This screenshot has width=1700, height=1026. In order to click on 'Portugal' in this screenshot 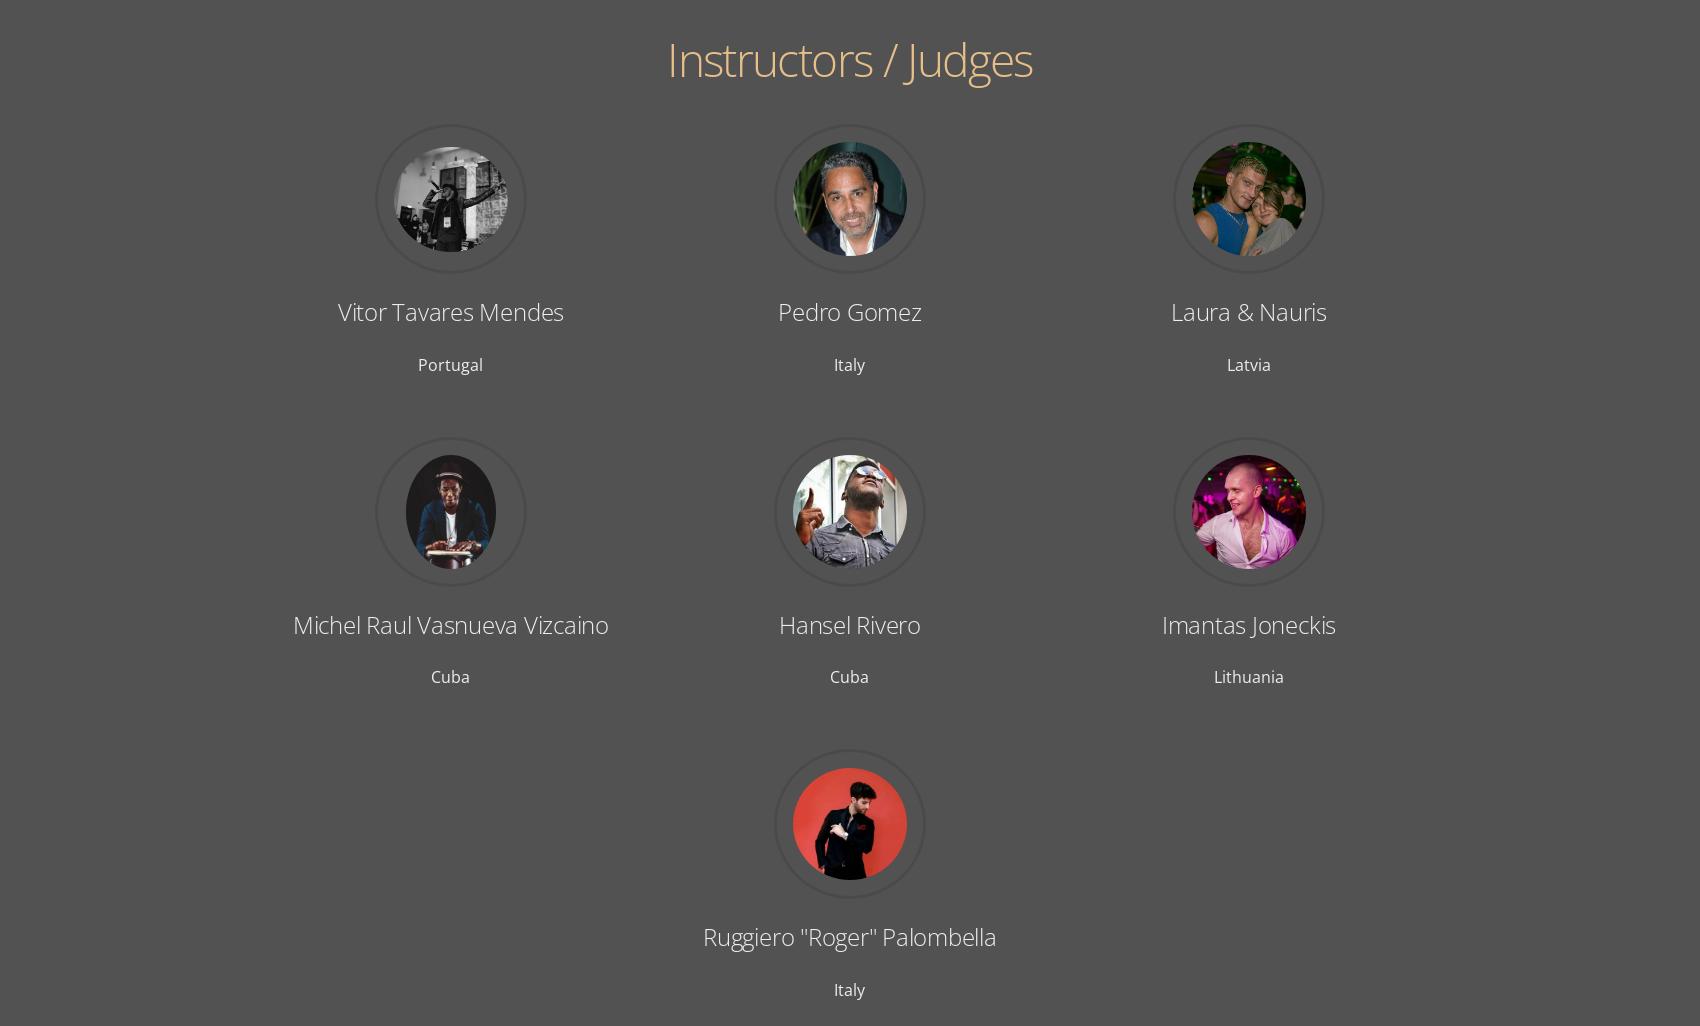, I will do `click(450, 364)`.